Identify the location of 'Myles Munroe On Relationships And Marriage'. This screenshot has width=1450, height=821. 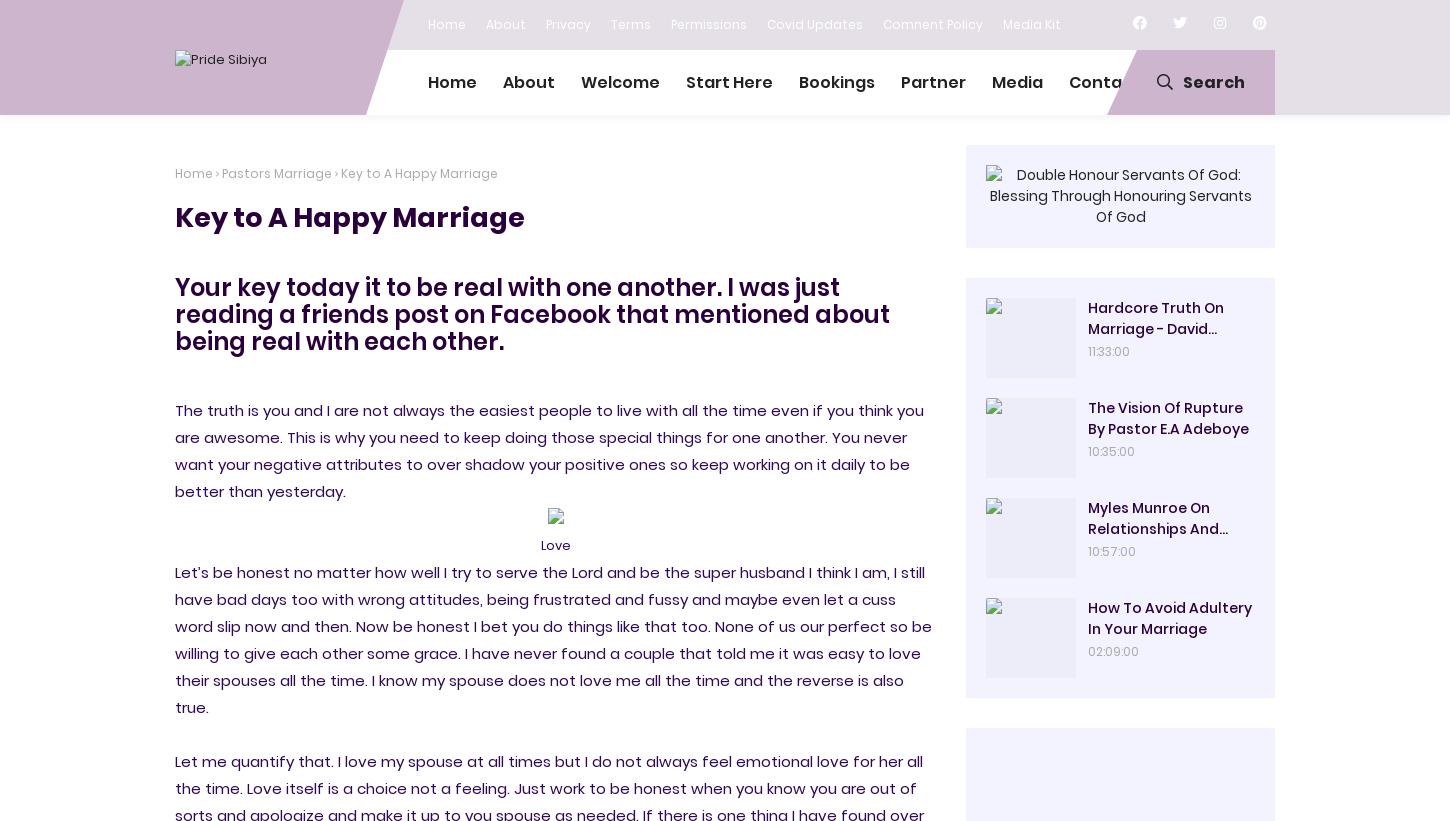
(1152, 528).